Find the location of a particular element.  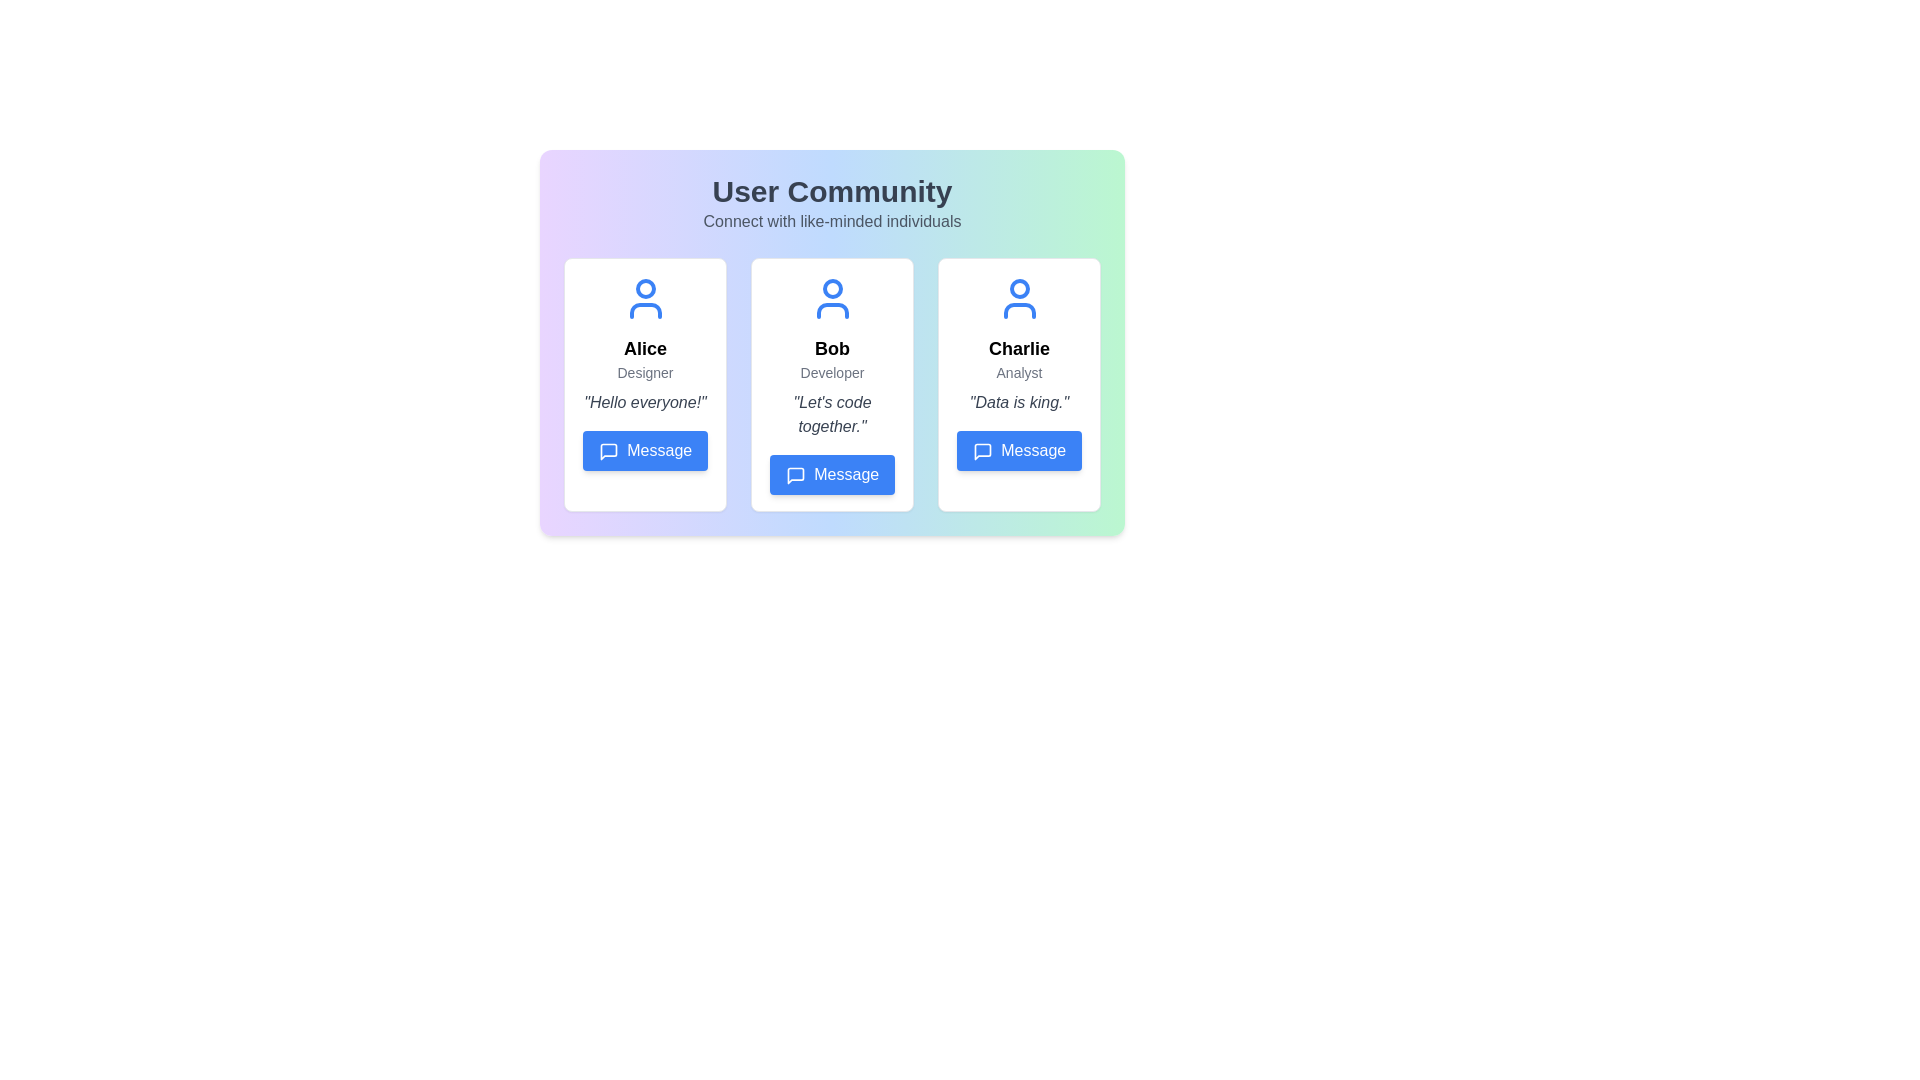

the text element displaying 'Alice' in bold font, located in the first user card of the user community section, positioned below the user icon and above the role text 'Designer' is located at coordinates (645, 347).